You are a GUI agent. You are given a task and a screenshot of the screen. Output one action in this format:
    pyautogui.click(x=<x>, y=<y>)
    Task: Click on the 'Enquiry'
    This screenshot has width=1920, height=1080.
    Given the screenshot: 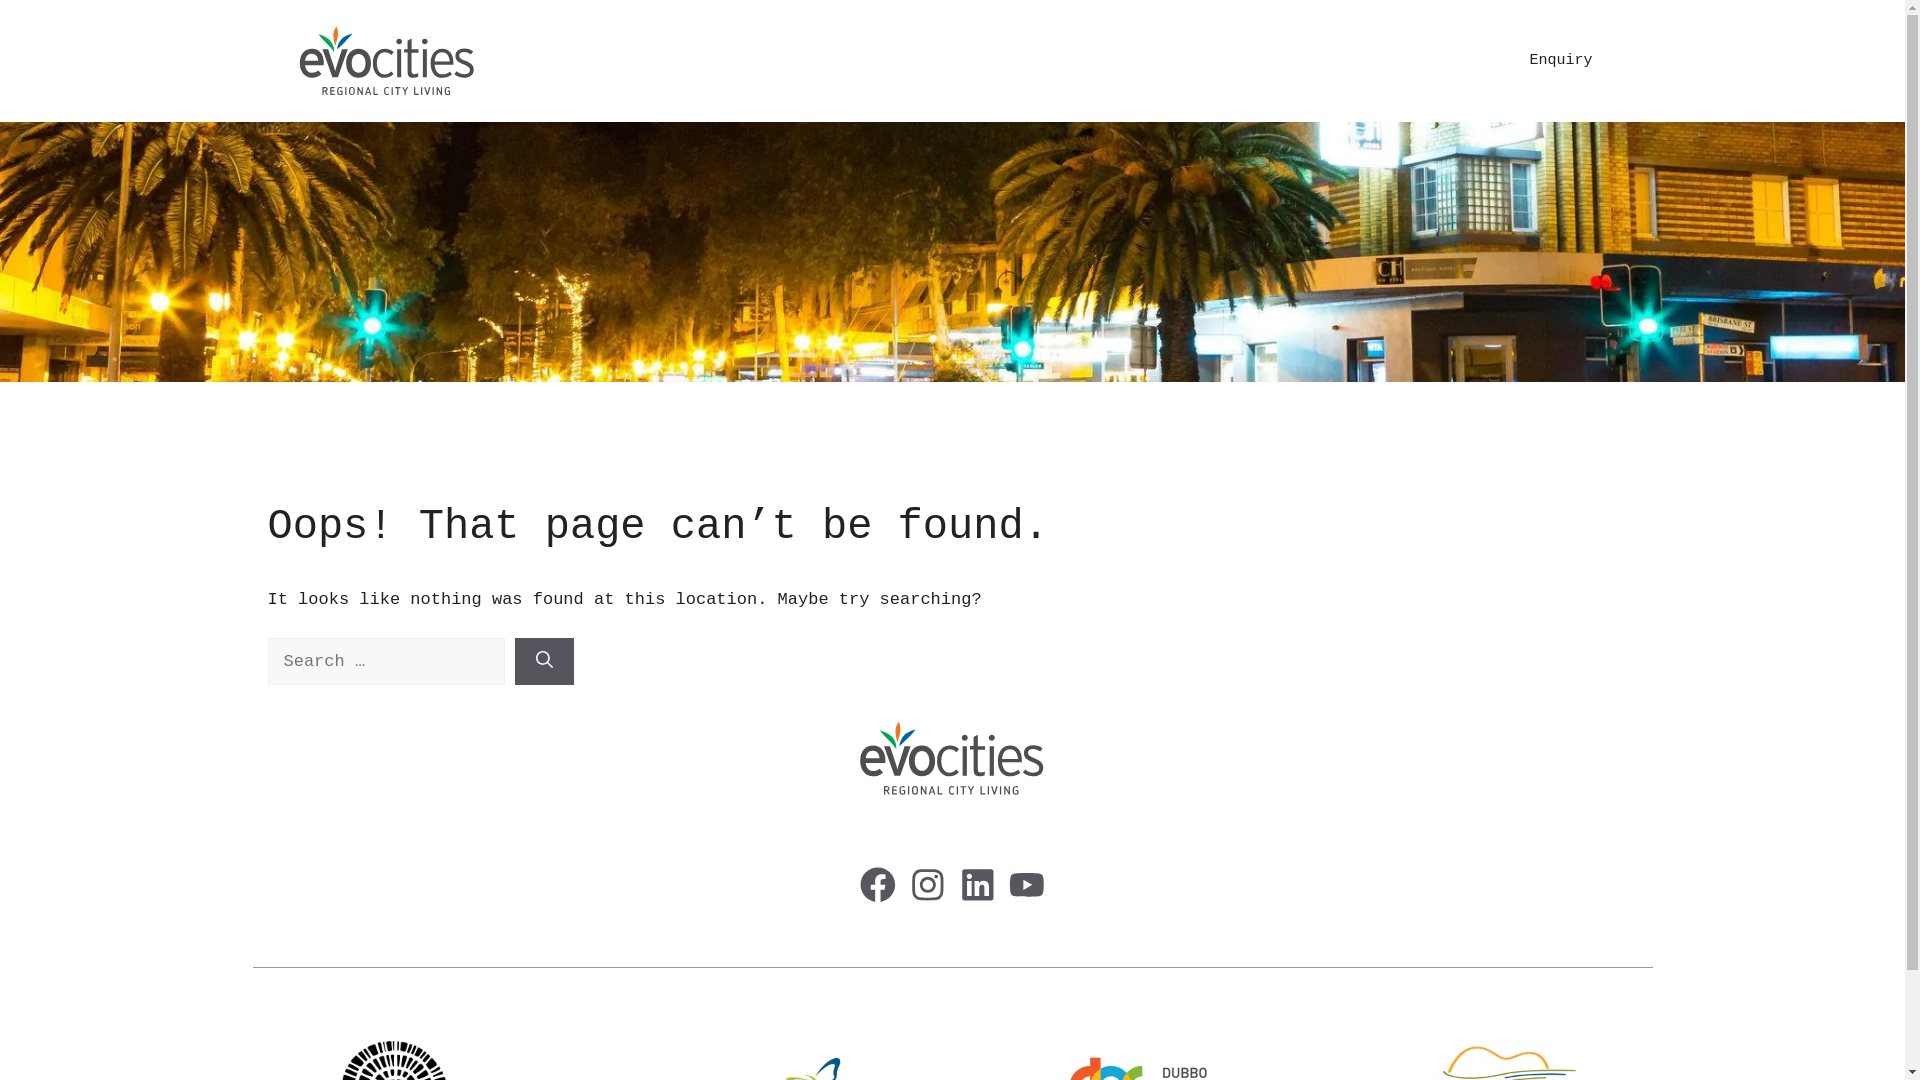 What is the action you would take?
    pyautogui.click(x=1559, y=60)
    